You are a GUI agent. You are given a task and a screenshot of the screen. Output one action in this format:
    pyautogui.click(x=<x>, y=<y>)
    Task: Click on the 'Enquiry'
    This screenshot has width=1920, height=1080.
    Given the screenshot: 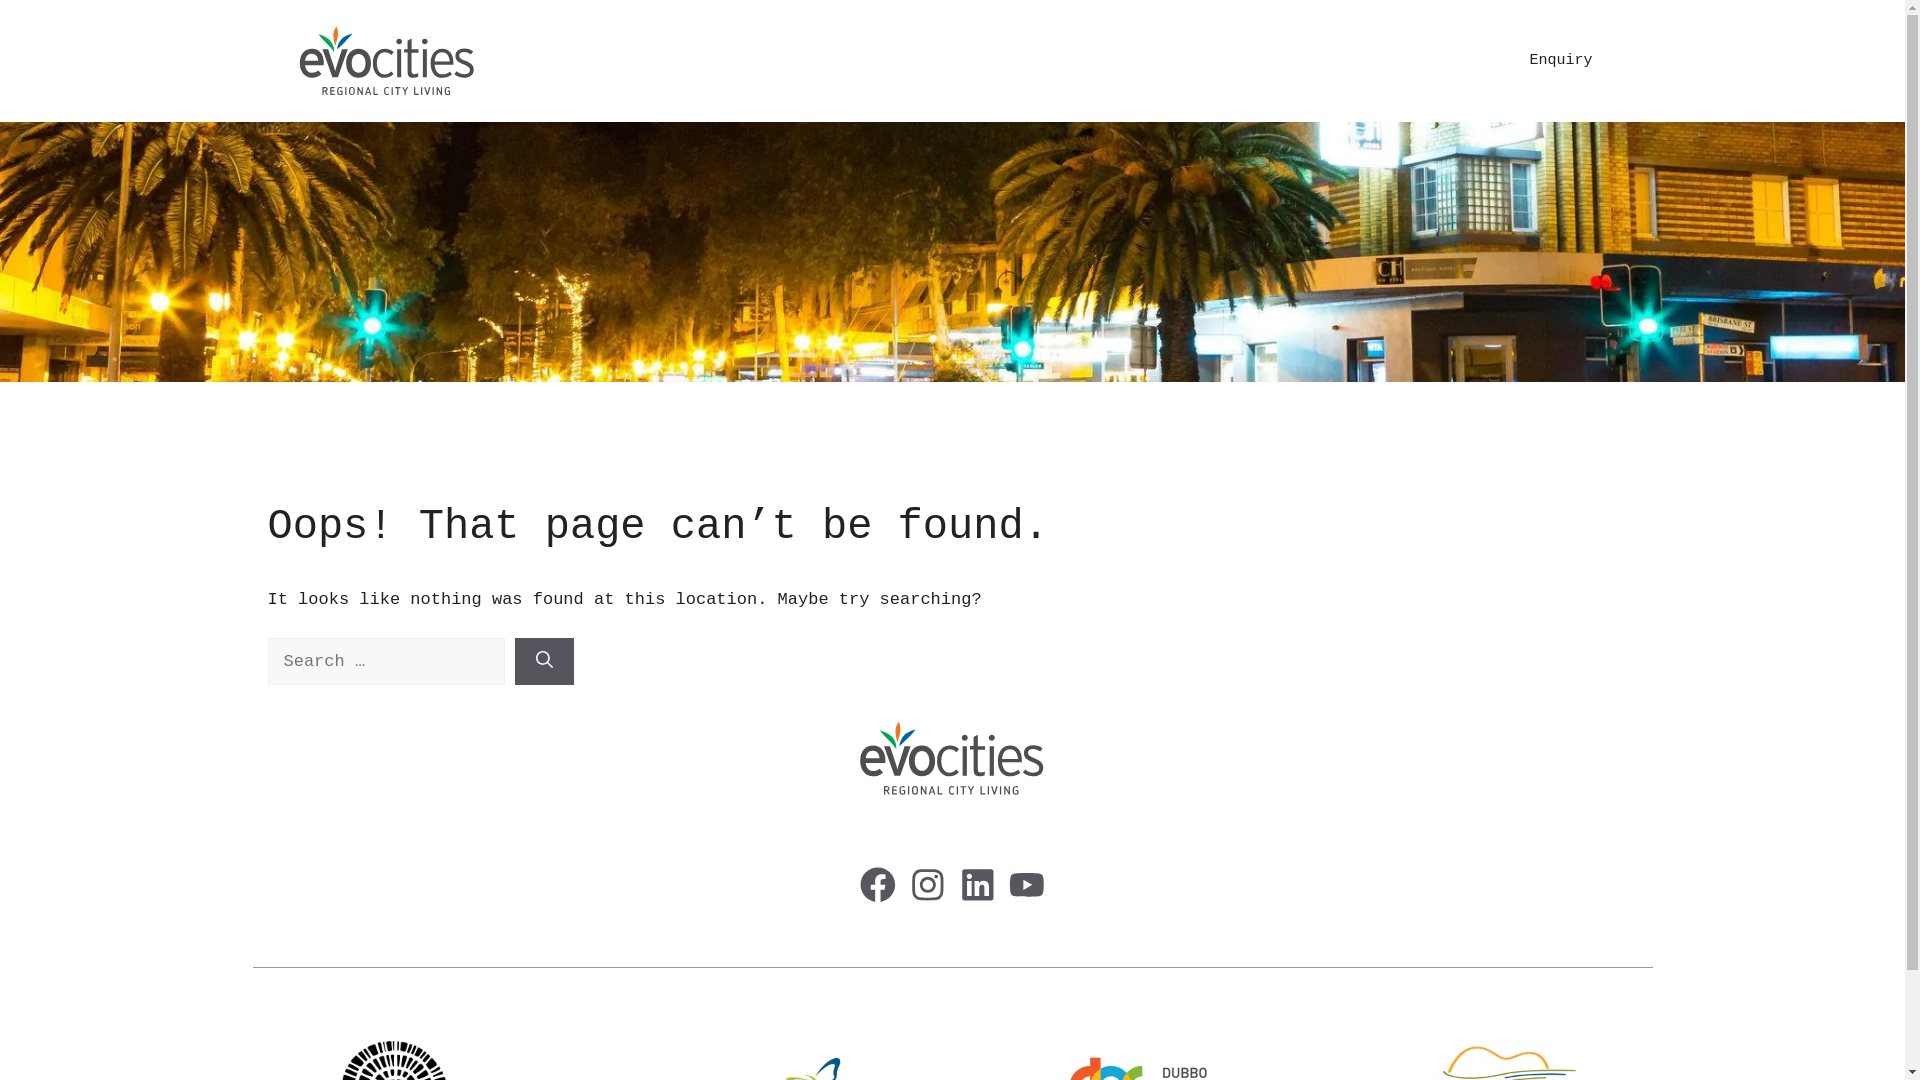 What is the action you would take?
    pyautogui.click(x=1559, y=60)
    